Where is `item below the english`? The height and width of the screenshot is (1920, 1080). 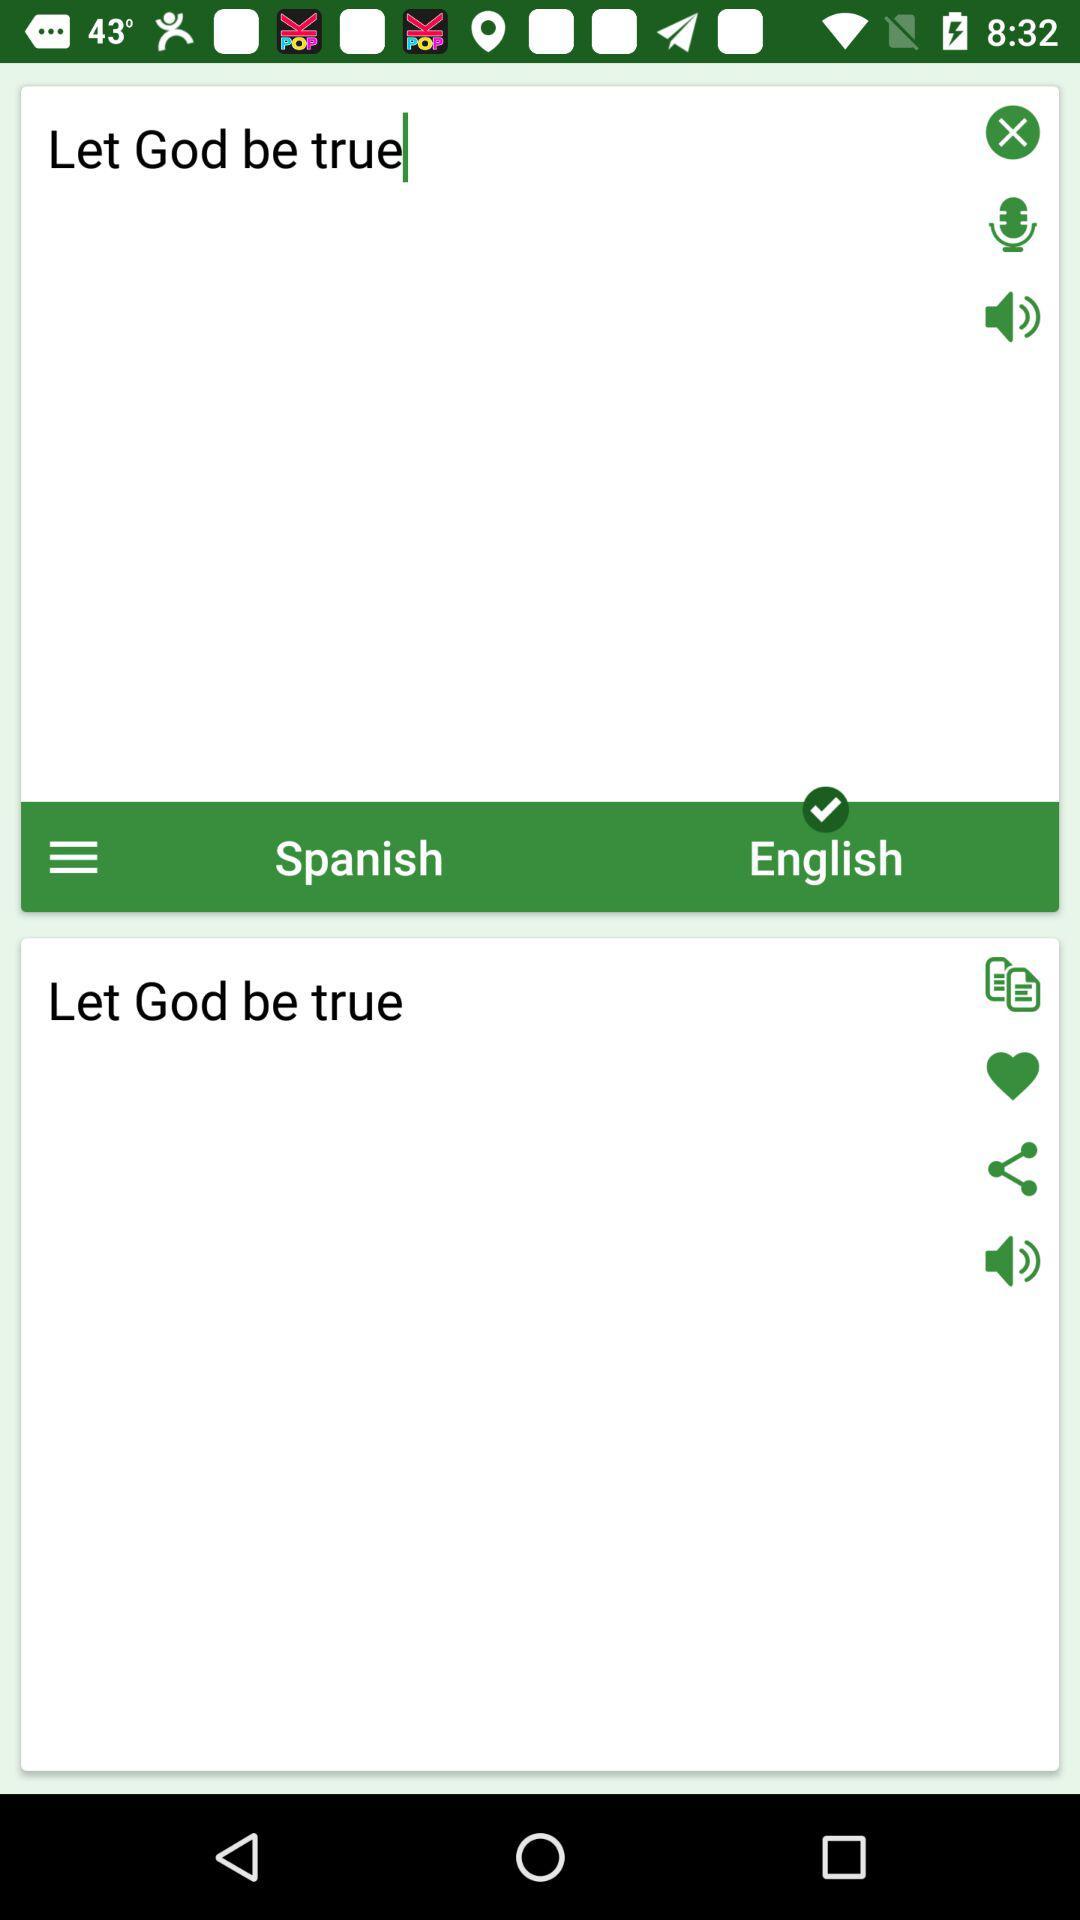 item below the english is located at coordinates (1012, 984).